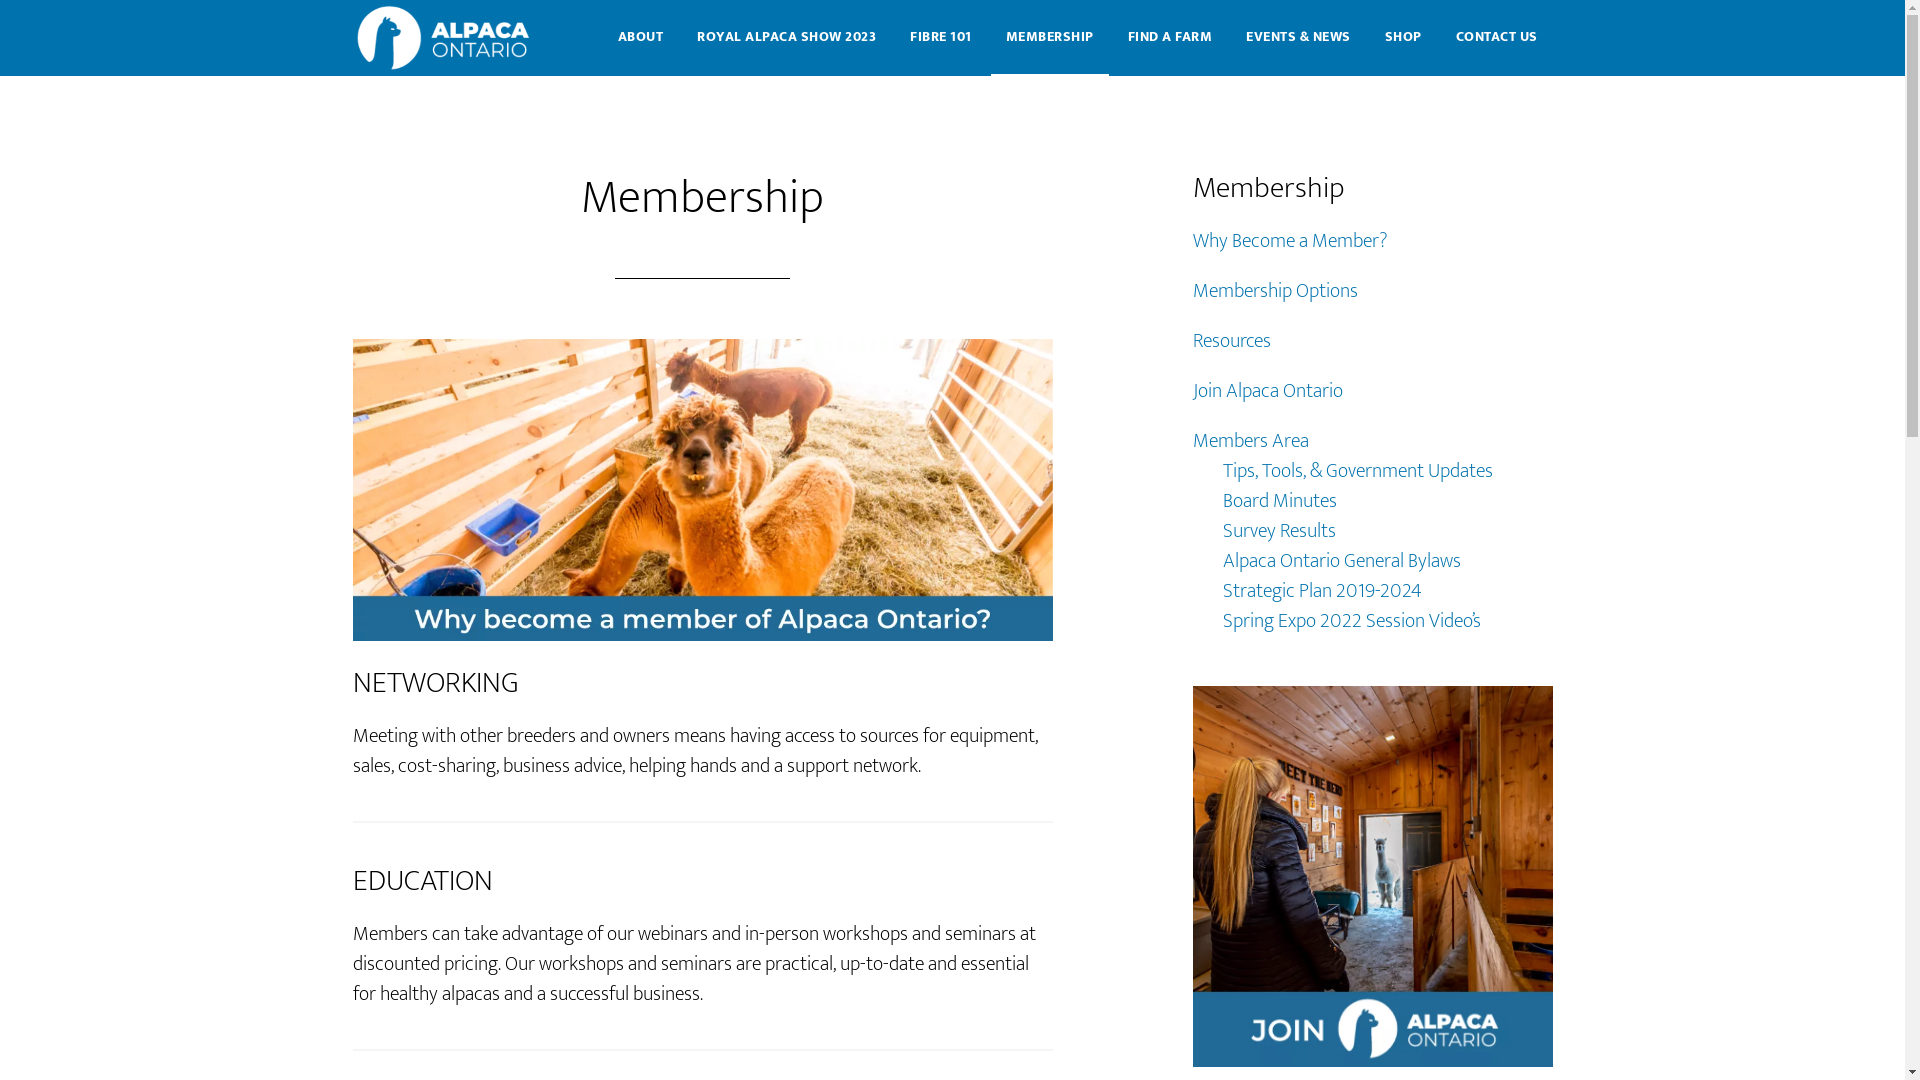  What do you see at coordinates (1266, 390) in the screenshot?
I see `'Join Alpaca Ontario'` at bounding box center [1266, 390].